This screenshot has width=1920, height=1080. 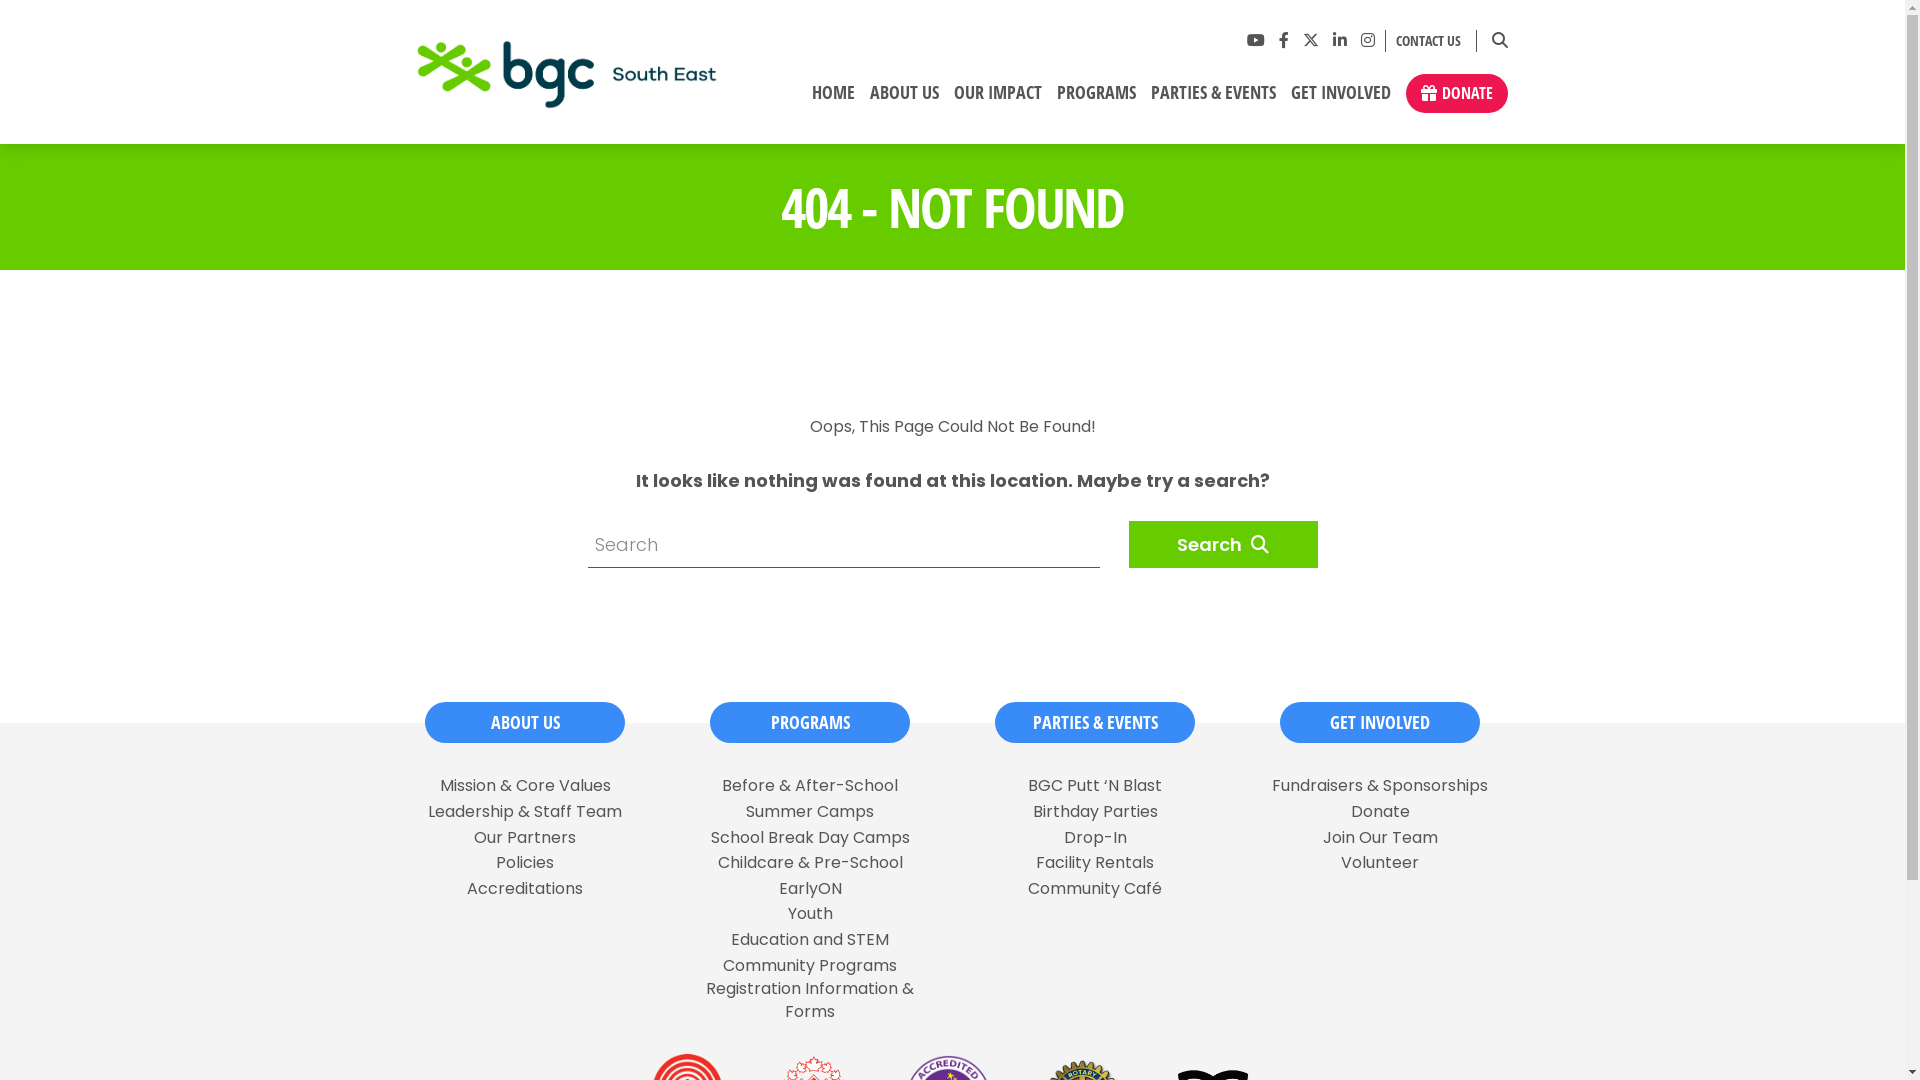 What do you see at coordinates (810, 722) in the screenshot?
I see `'PROGRAMS'` at bounding box center [810, 722].